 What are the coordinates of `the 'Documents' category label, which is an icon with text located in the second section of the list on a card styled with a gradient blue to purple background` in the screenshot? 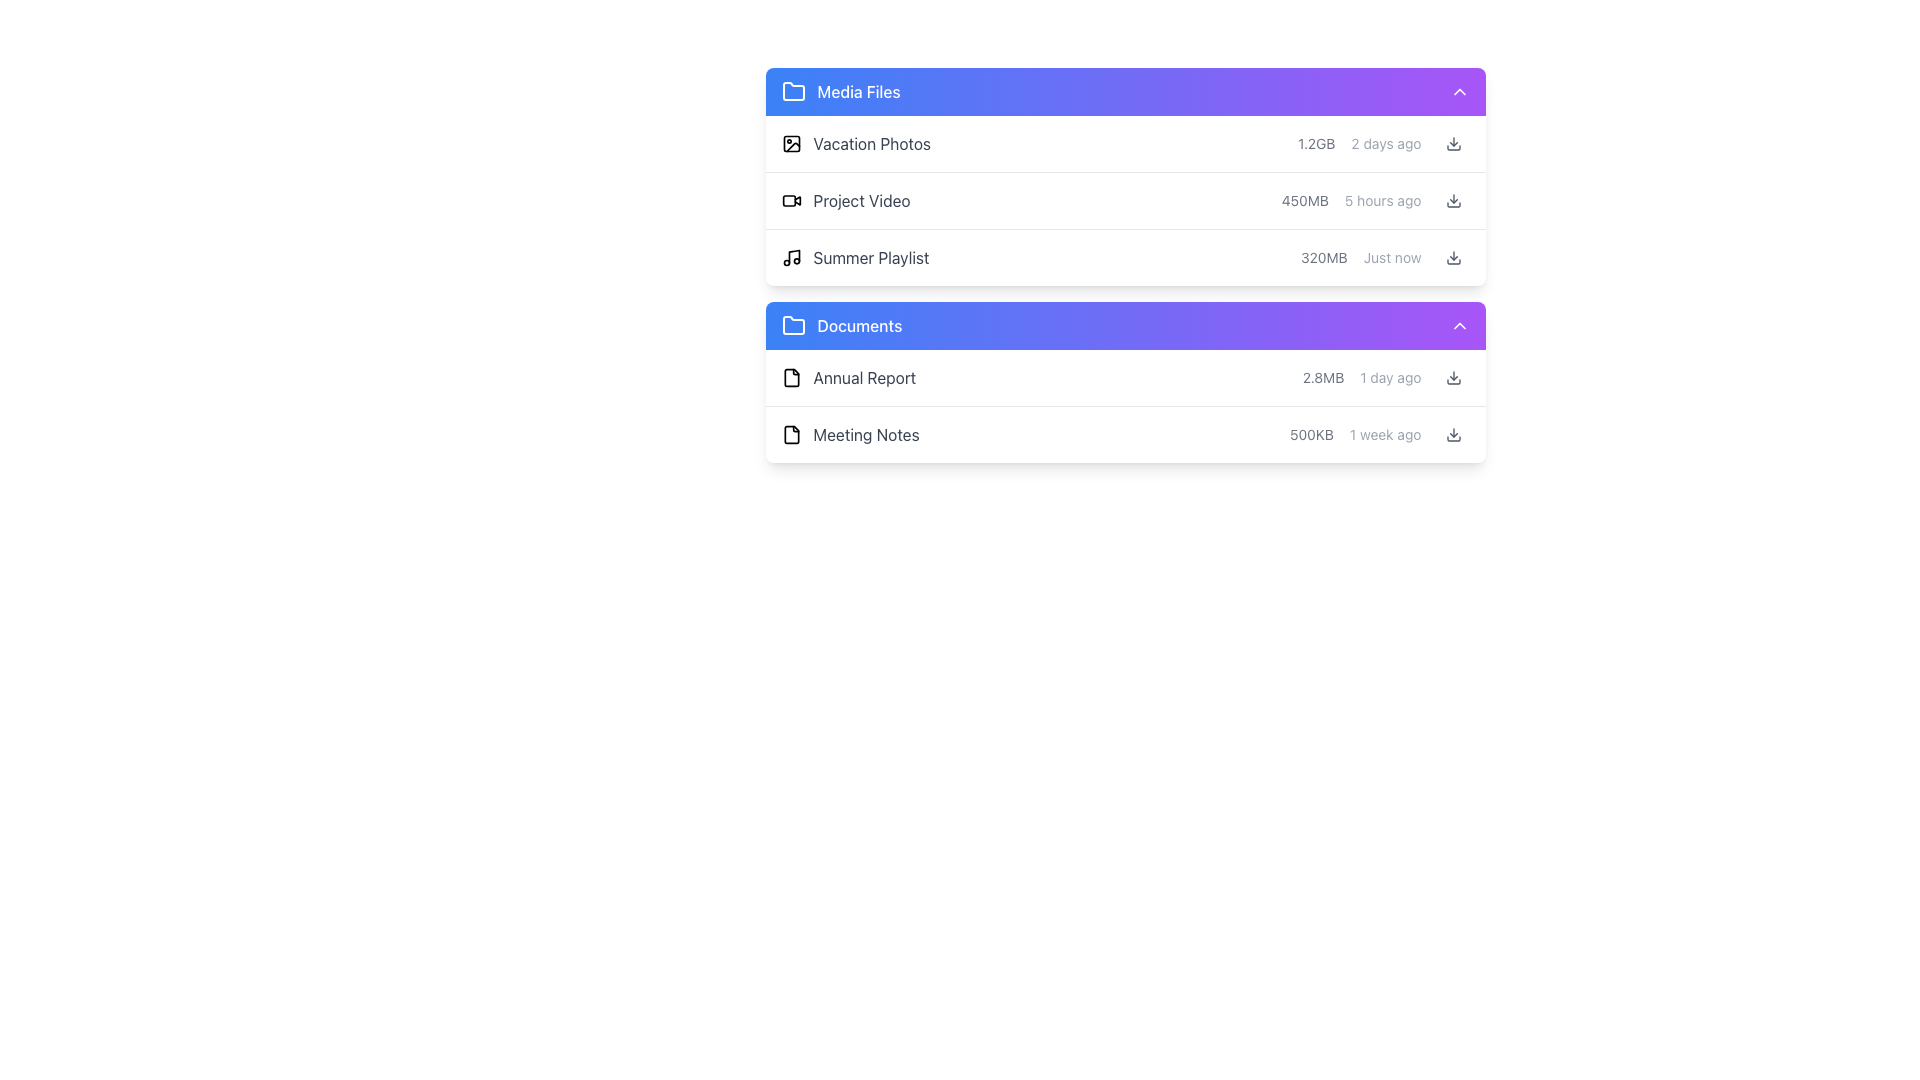 It's located at (841, 325).